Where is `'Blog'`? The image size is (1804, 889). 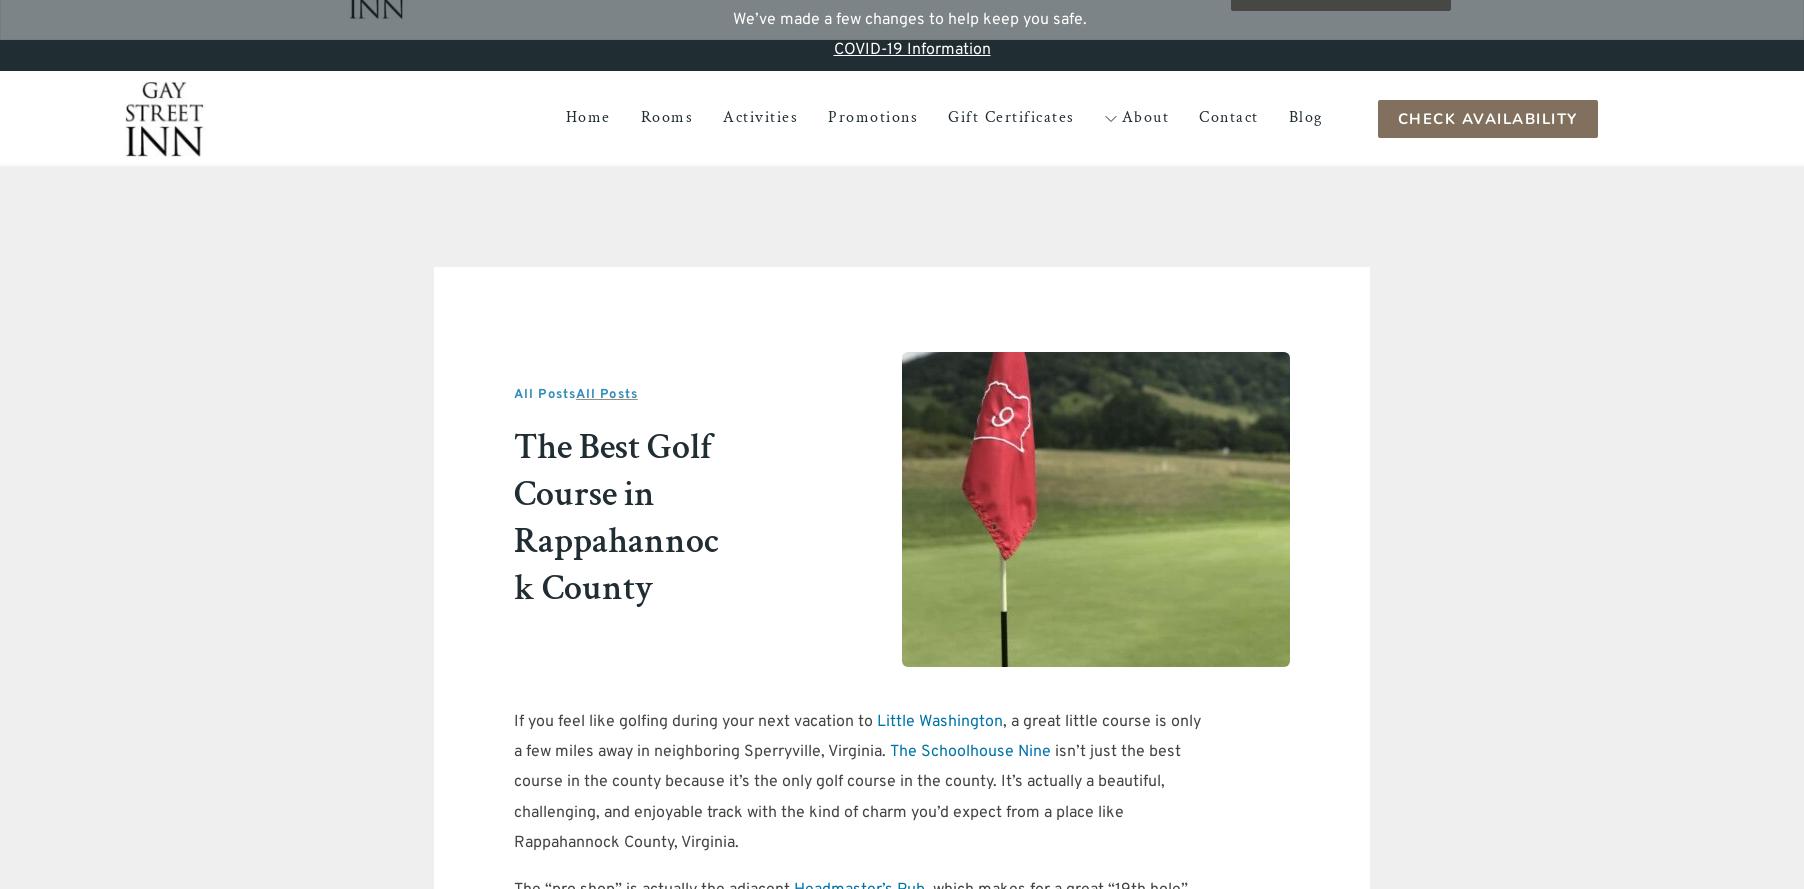
'Blog' is located at coordinates (1305, 116).